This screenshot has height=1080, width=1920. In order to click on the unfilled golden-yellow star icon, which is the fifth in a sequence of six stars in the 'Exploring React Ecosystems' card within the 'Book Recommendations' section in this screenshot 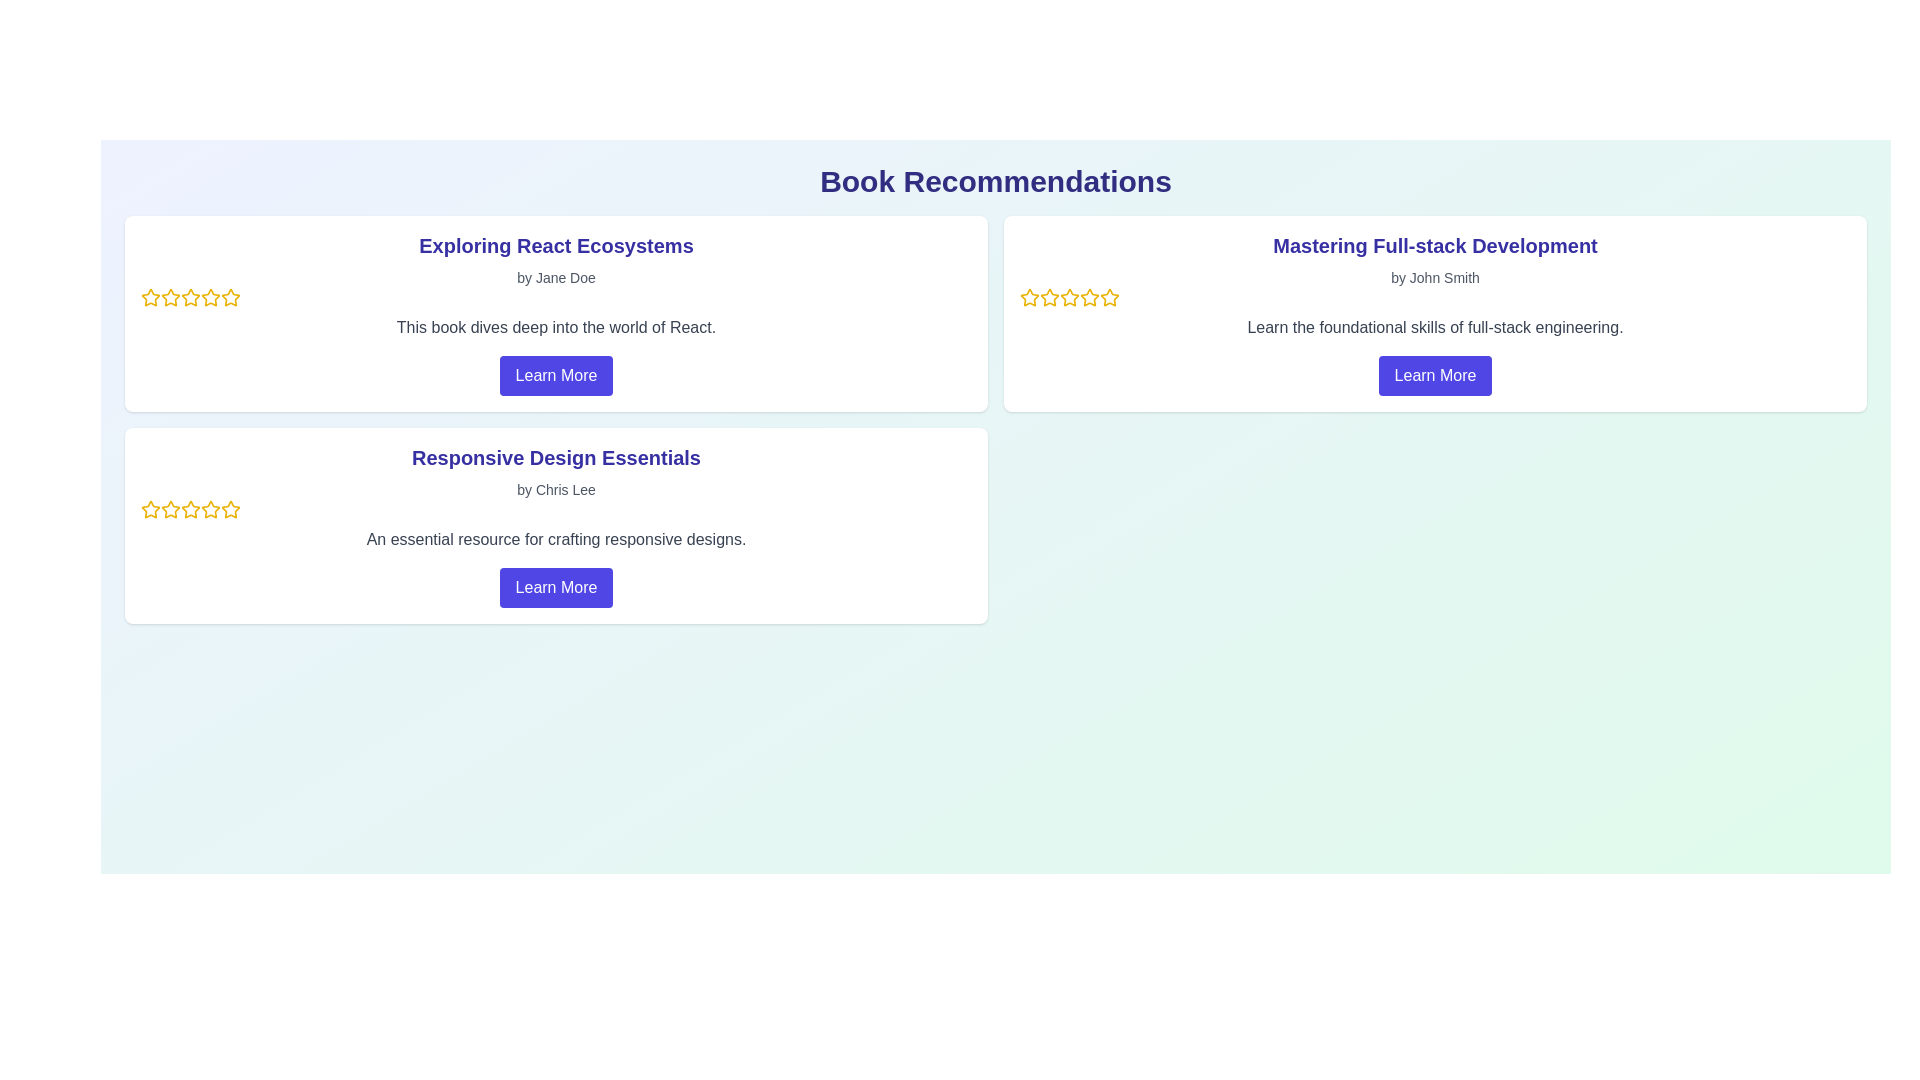, I will do `click(230, 297)`.